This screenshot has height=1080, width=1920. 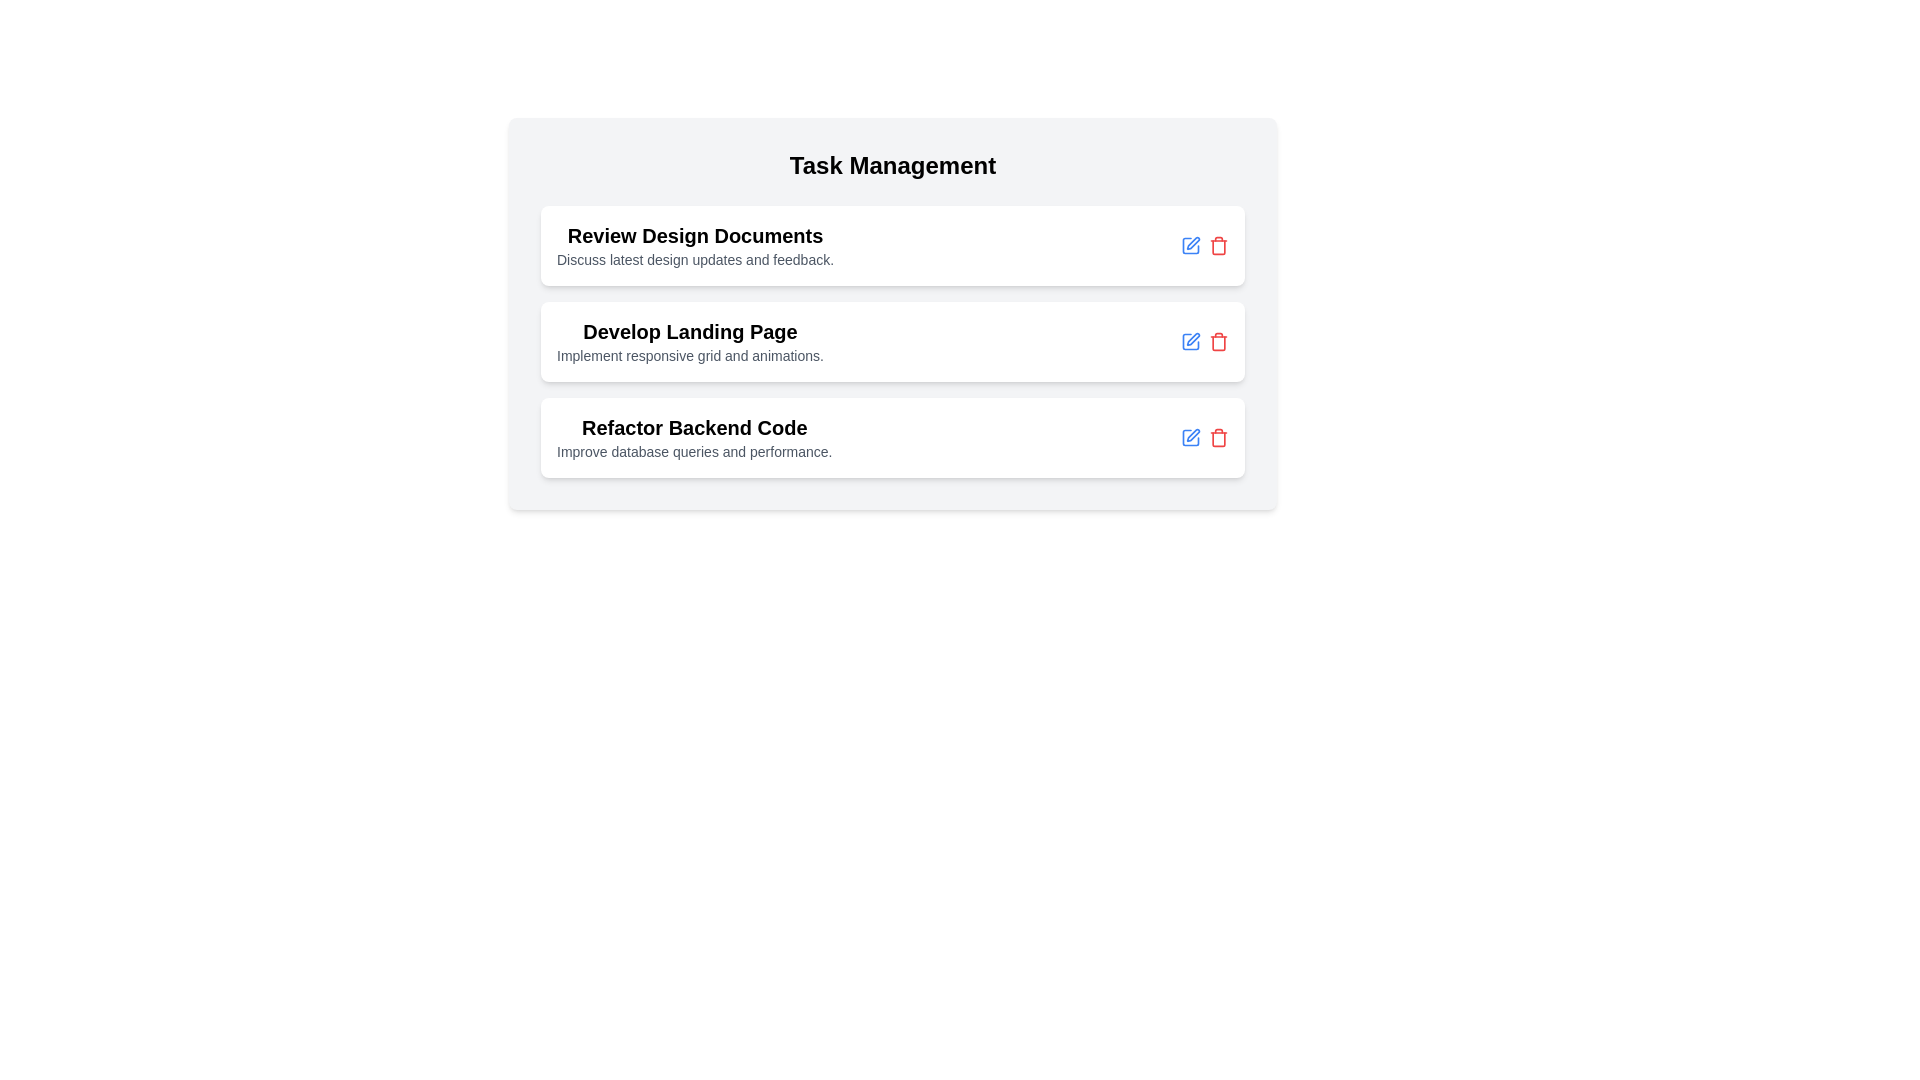 I want to click on the second task card in the Task Management section, so click(x=891, y=341).